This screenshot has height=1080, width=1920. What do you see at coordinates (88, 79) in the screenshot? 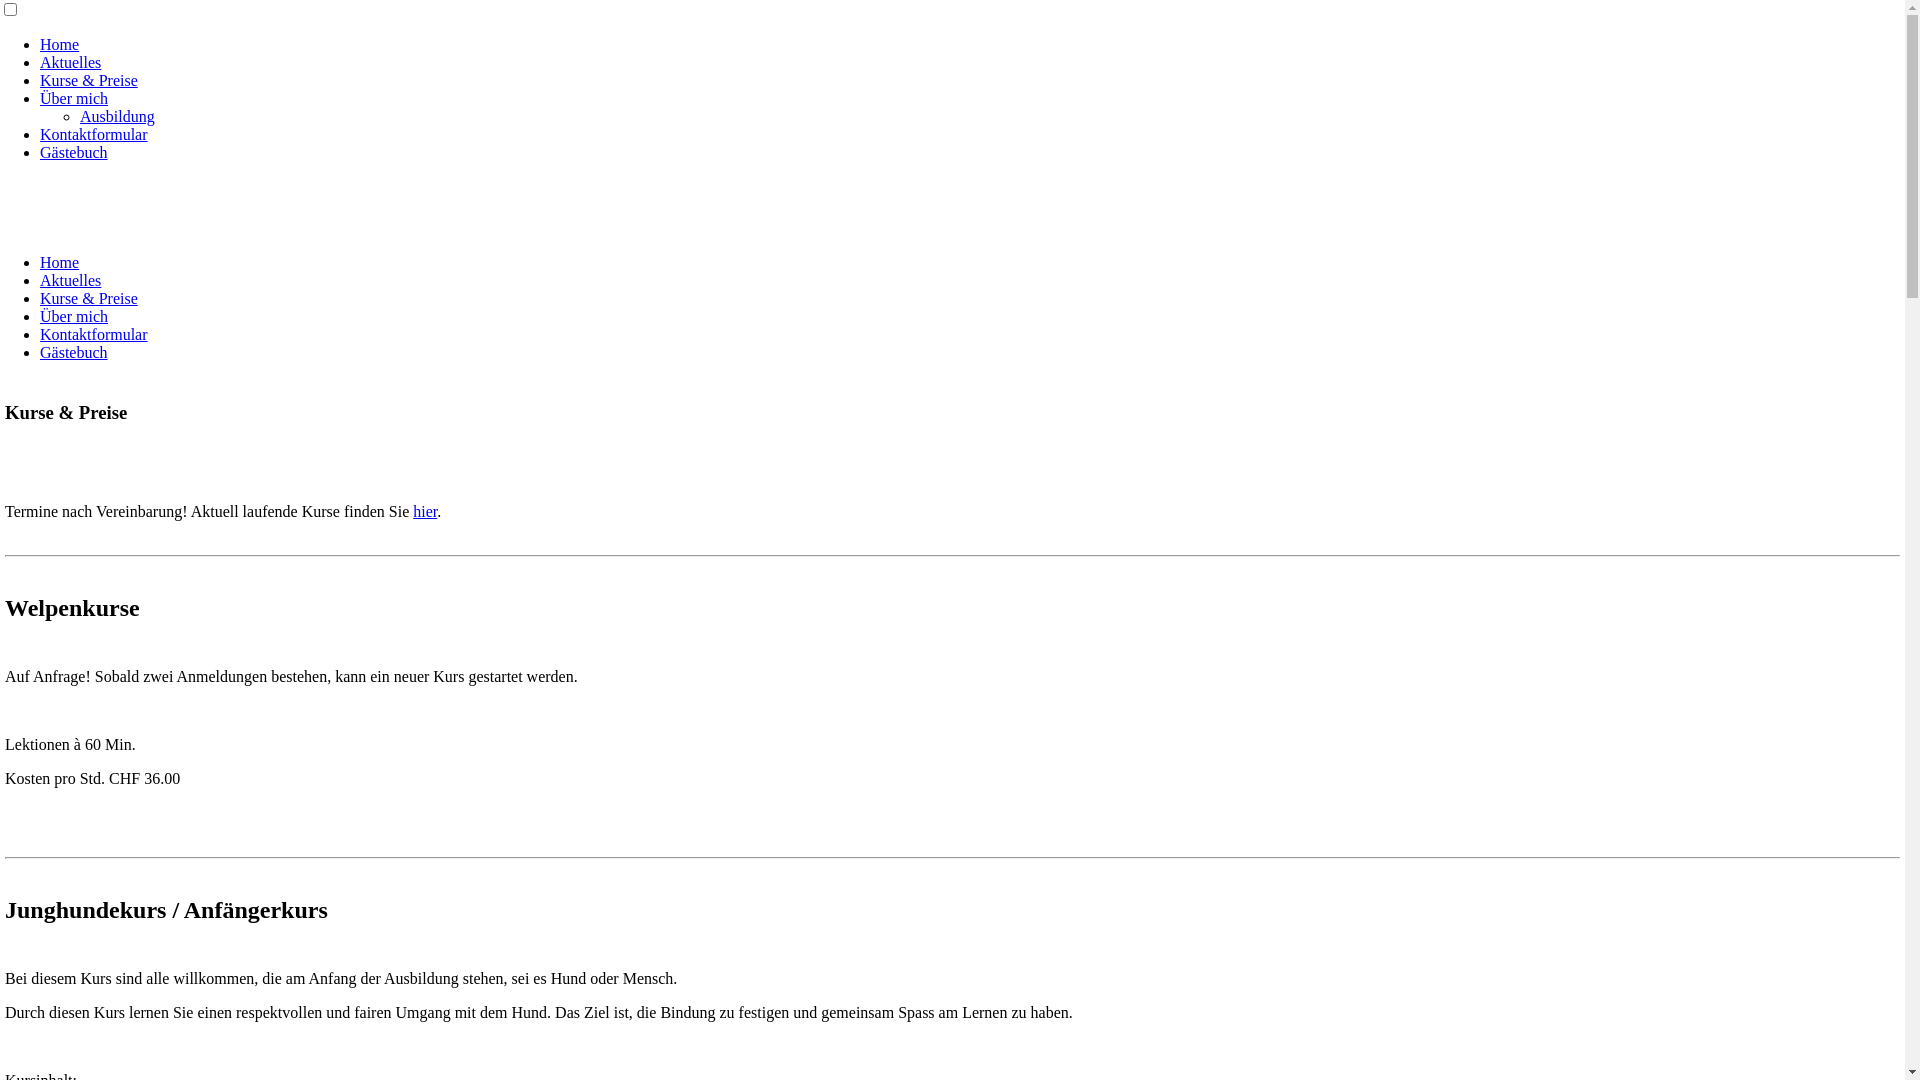
I see `'Kurse & Preise'` at bounding box center [88, 79].